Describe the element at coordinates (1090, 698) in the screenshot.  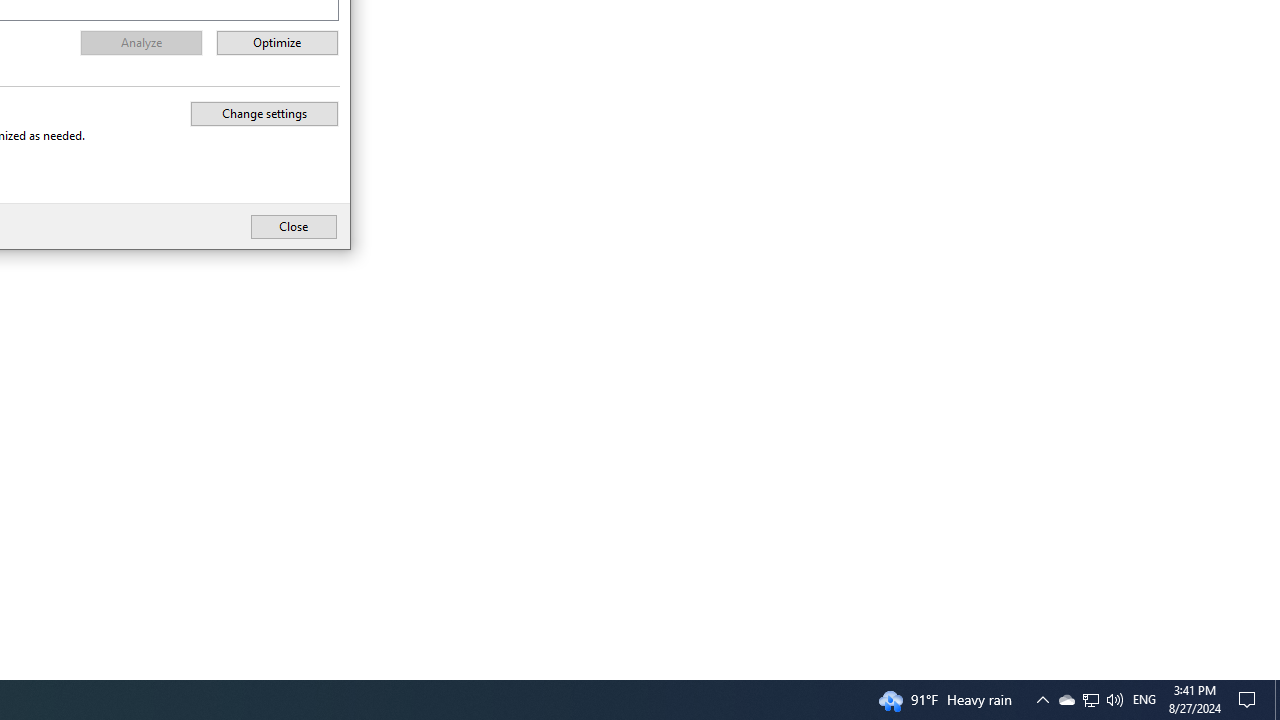
I see `'Notification Chevron'` at that location.